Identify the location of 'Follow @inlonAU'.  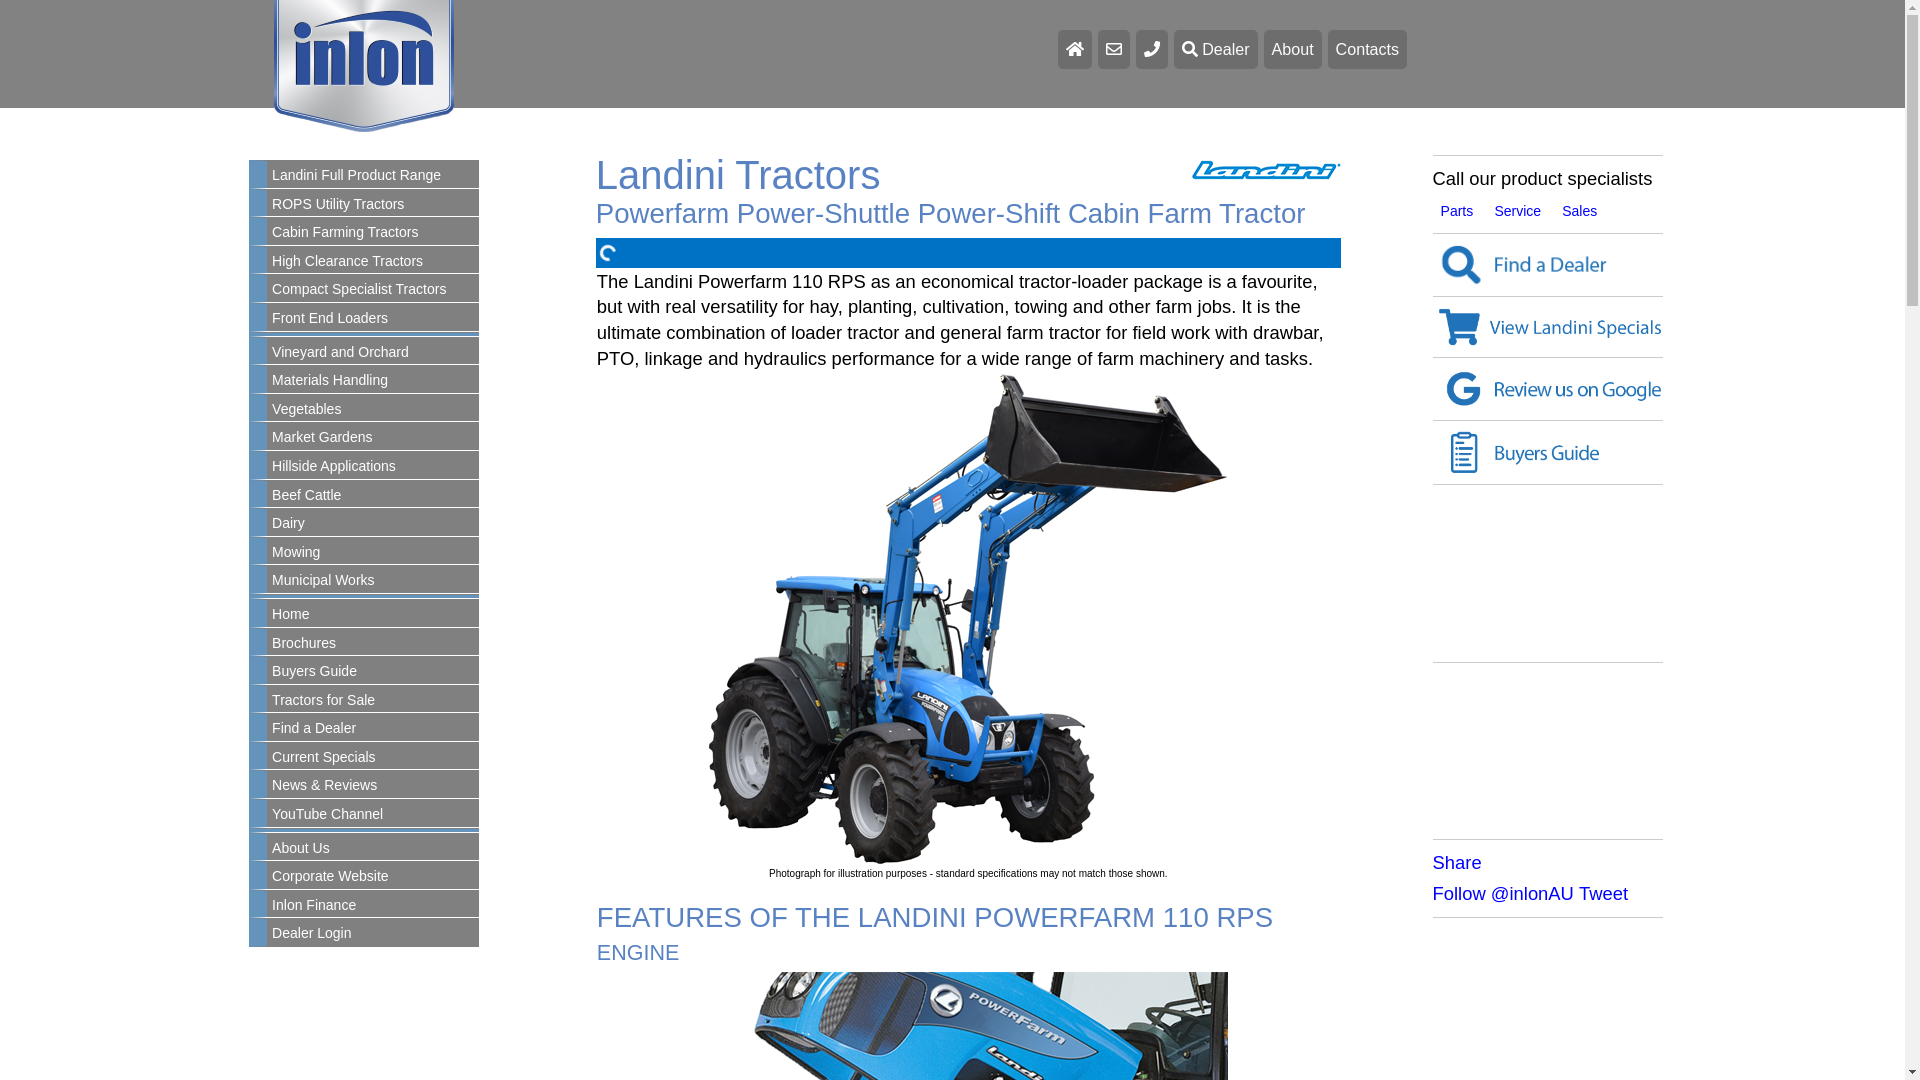
(1503, 892).